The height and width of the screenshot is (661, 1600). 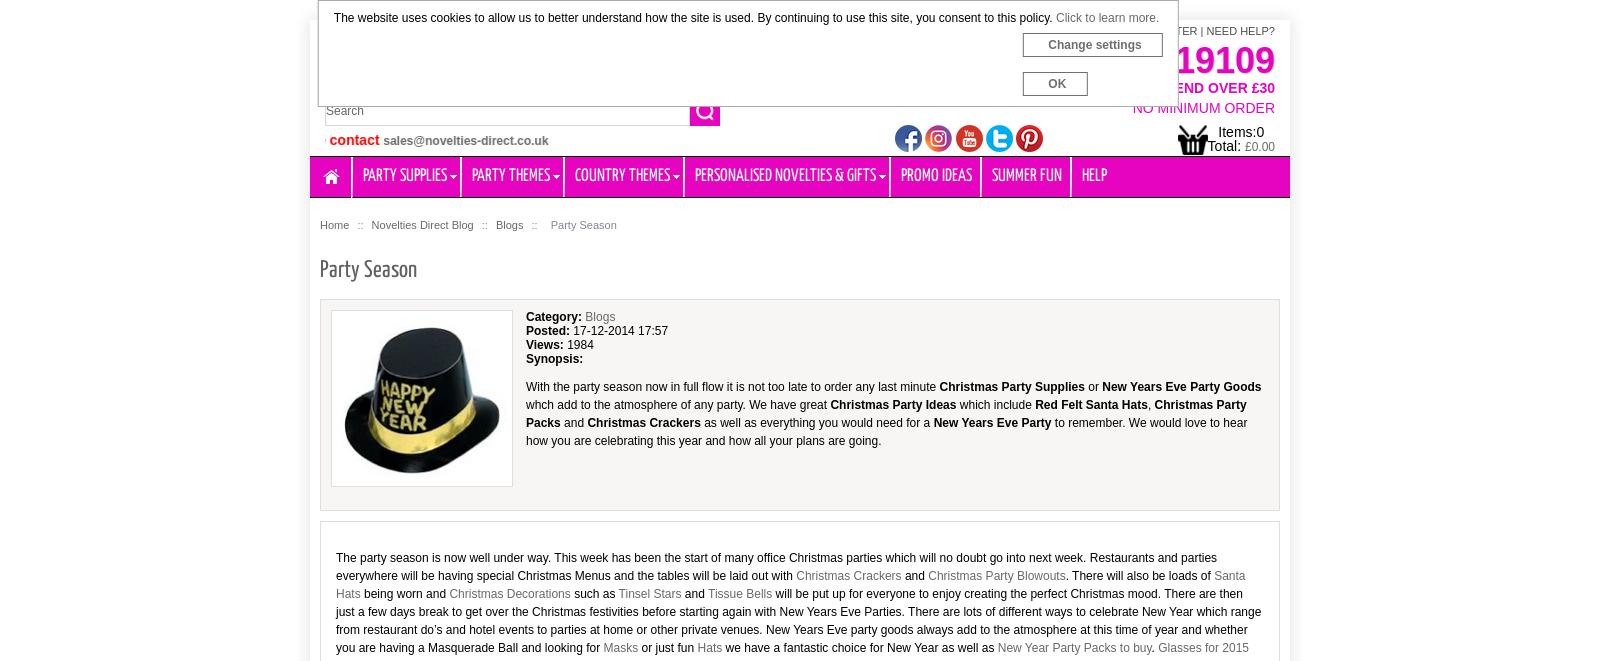 I want to click on 'With the party season now in full flow it is not too late to order any last minute', so click(x=732, y=387).